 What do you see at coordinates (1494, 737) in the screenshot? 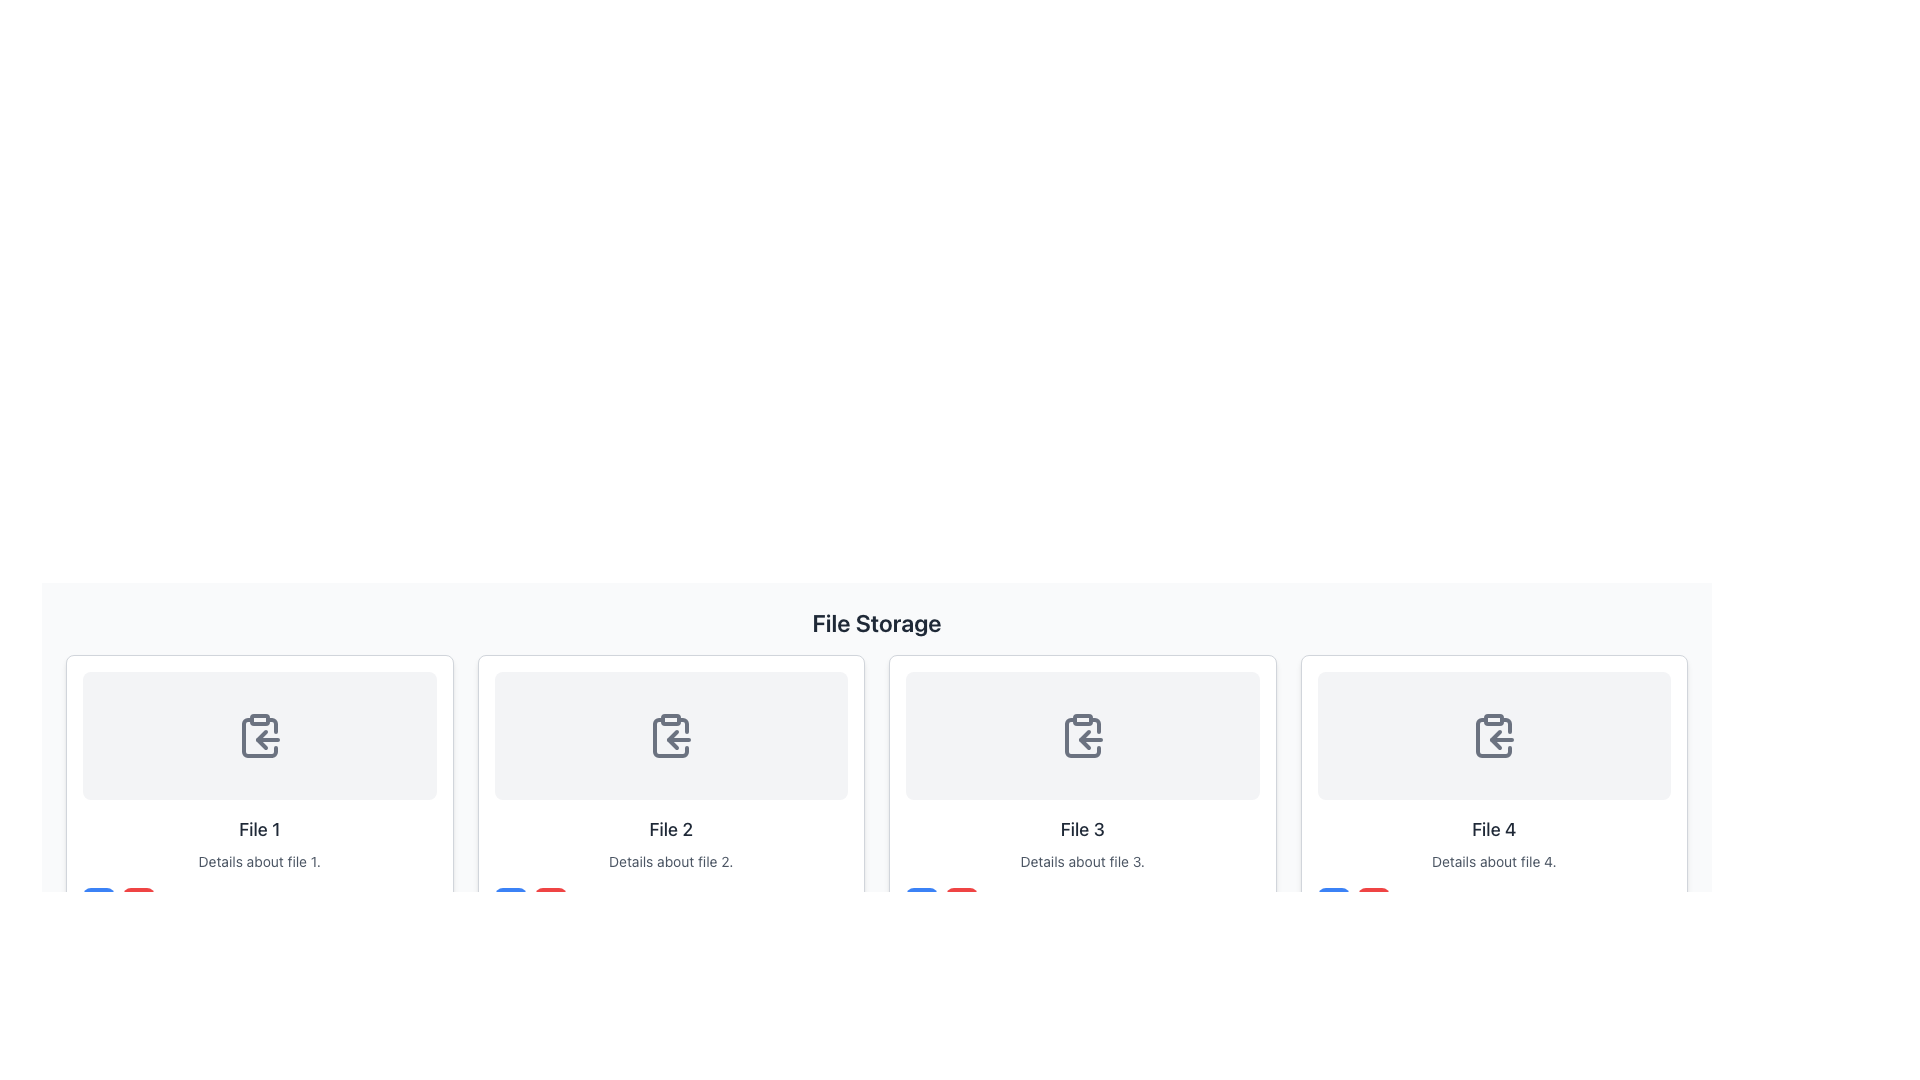
I see `the clipboard-like icon with a left-pointing arrow located in the fourth card titled 'File 4' in the upper middle portion of the fourth column` at bounding box center [1494, 737].